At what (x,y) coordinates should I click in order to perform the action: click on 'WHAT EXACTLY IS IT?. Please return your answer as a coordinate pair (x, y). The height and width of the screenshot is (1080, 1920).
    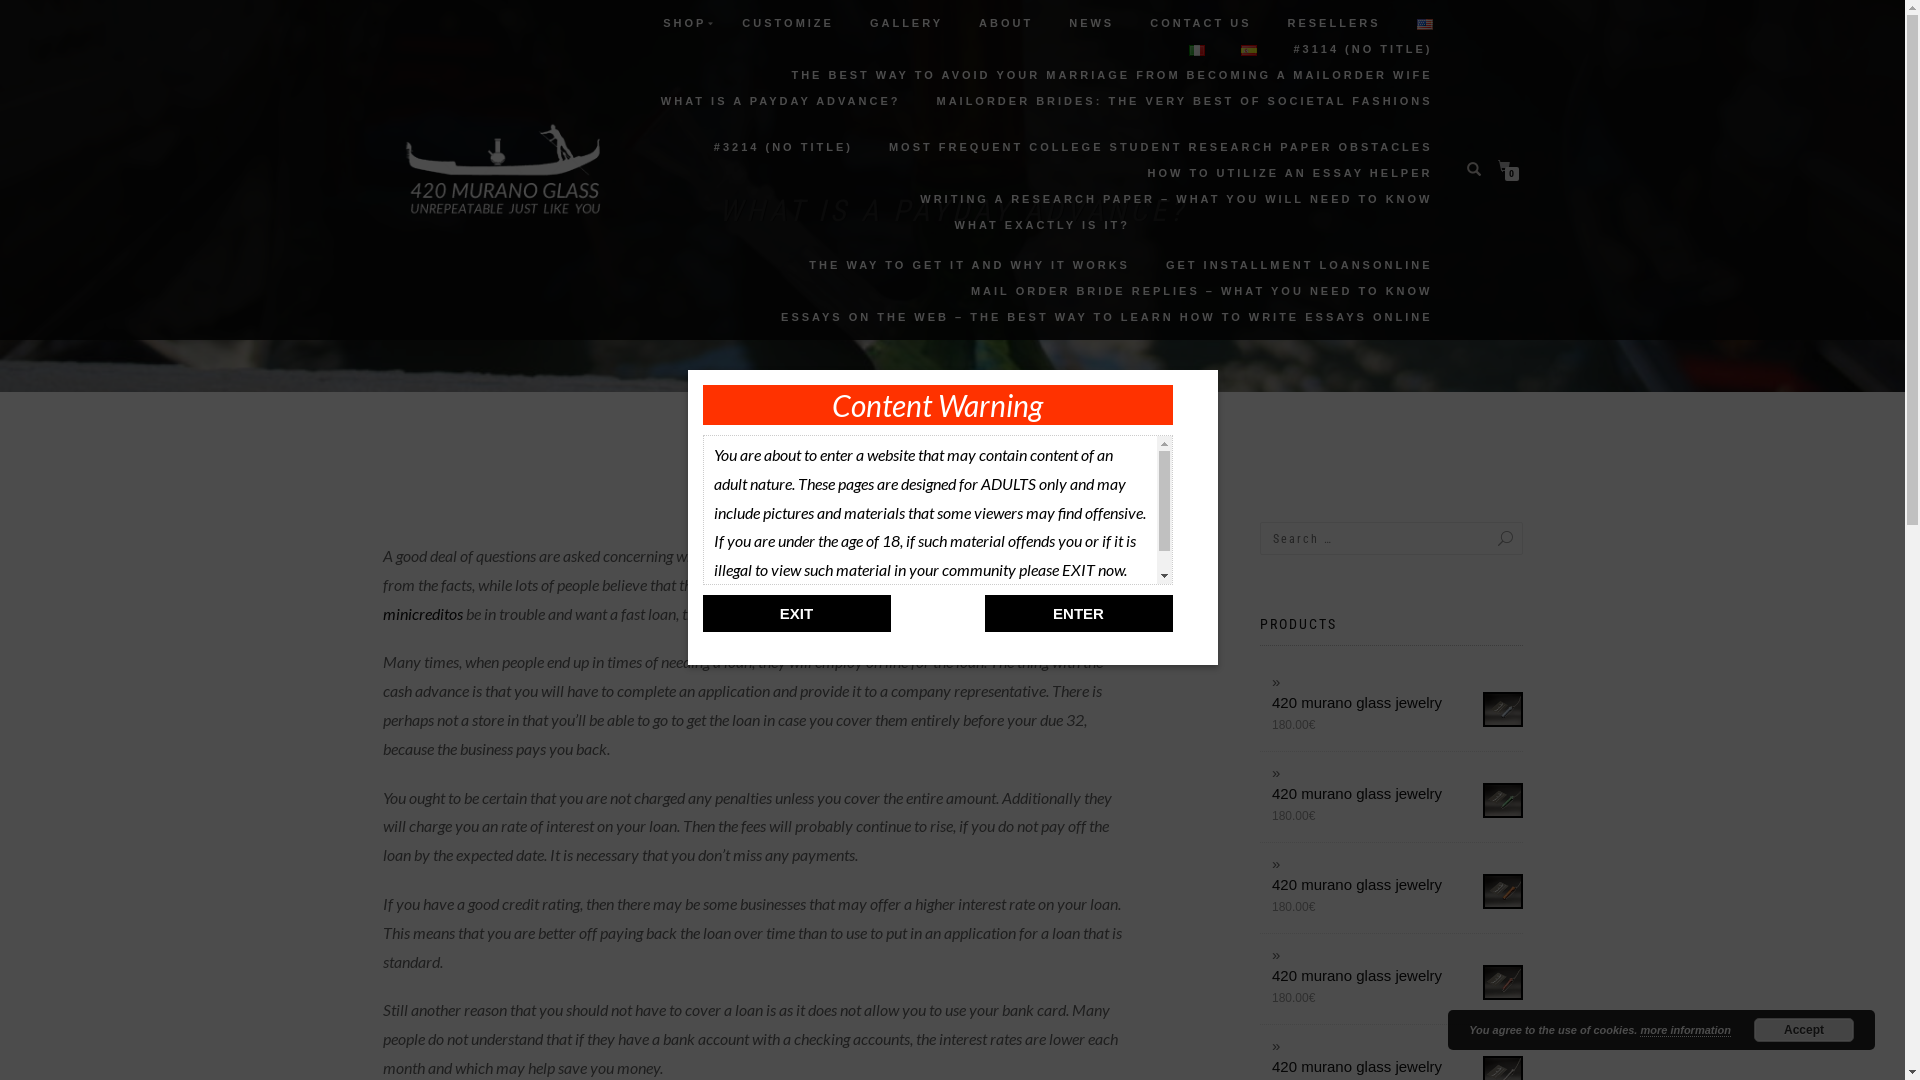
    Looking at the image, I should click on (969, 244).